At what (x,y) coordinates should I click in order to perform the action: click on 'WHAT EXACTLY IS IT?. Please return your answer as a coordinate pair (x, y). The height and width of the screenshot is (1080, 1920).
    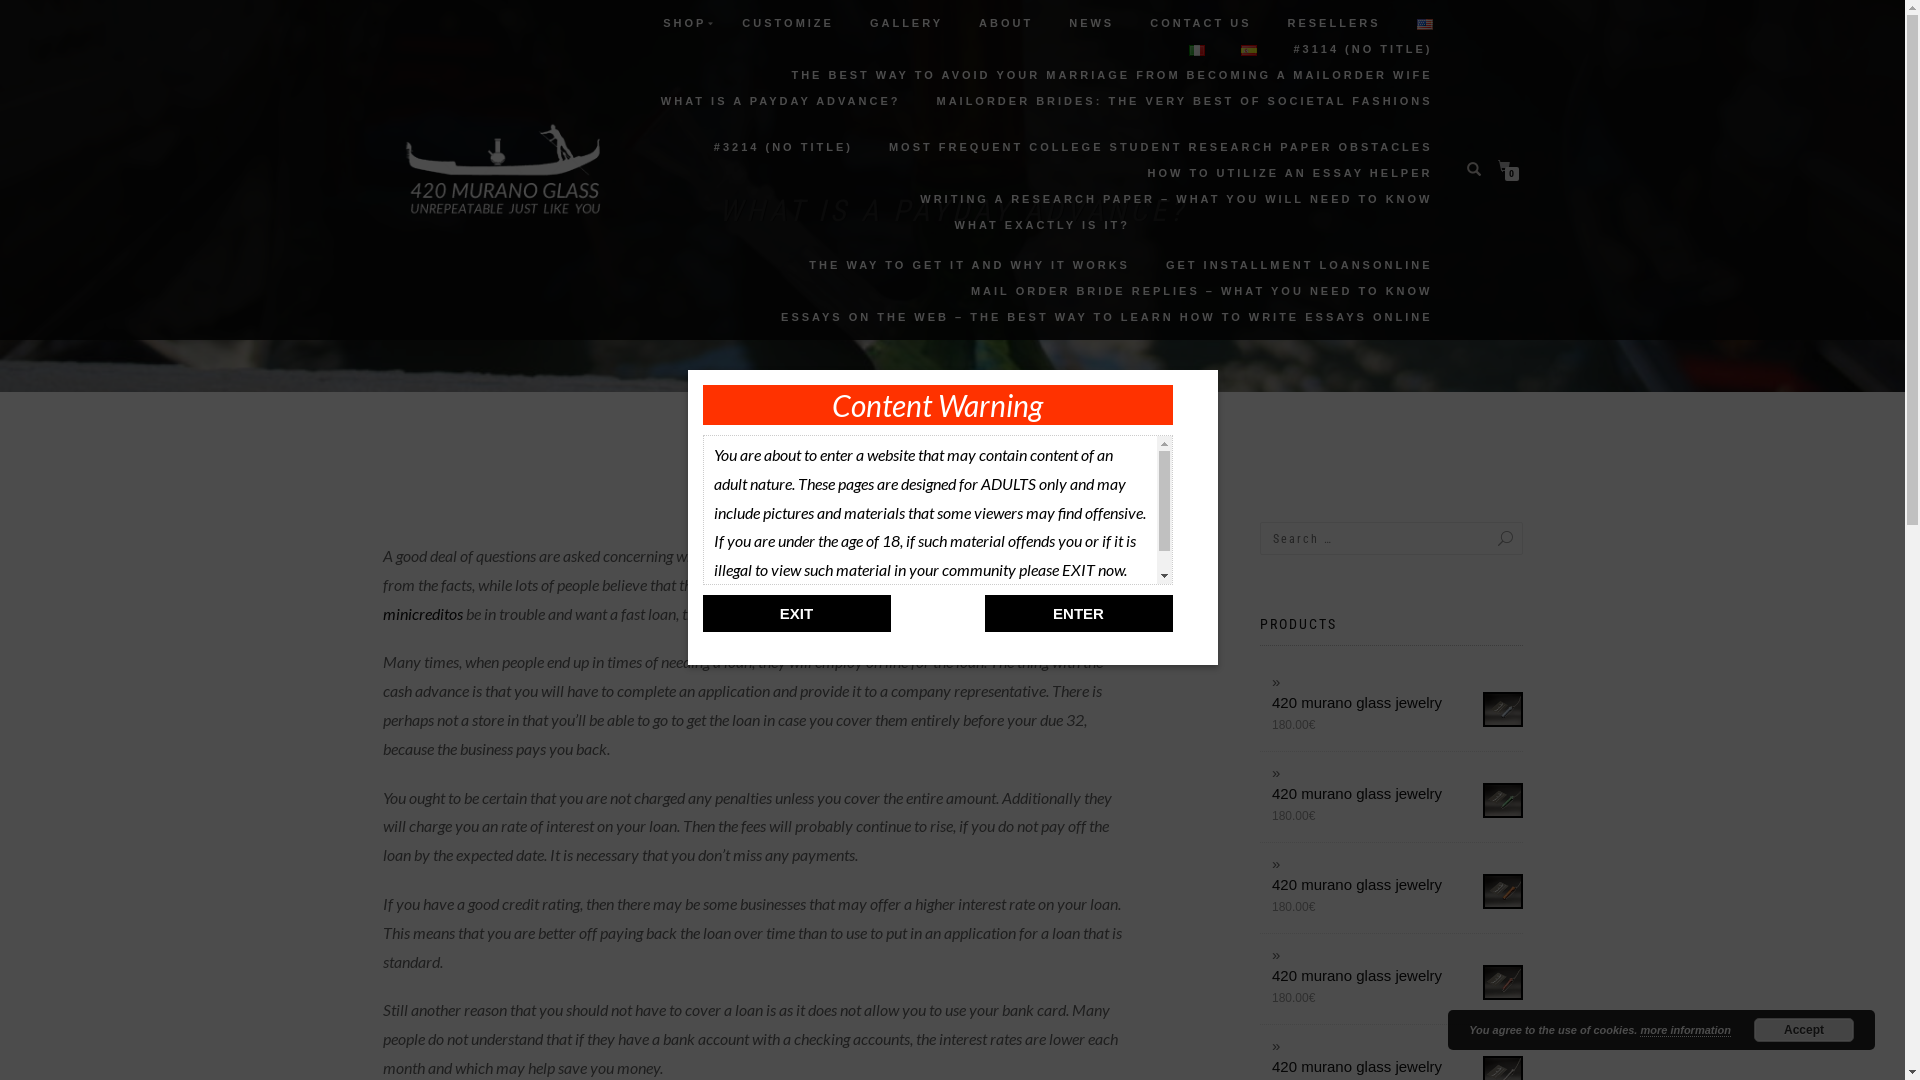
    Looking at the image, I should click on (969, 244).